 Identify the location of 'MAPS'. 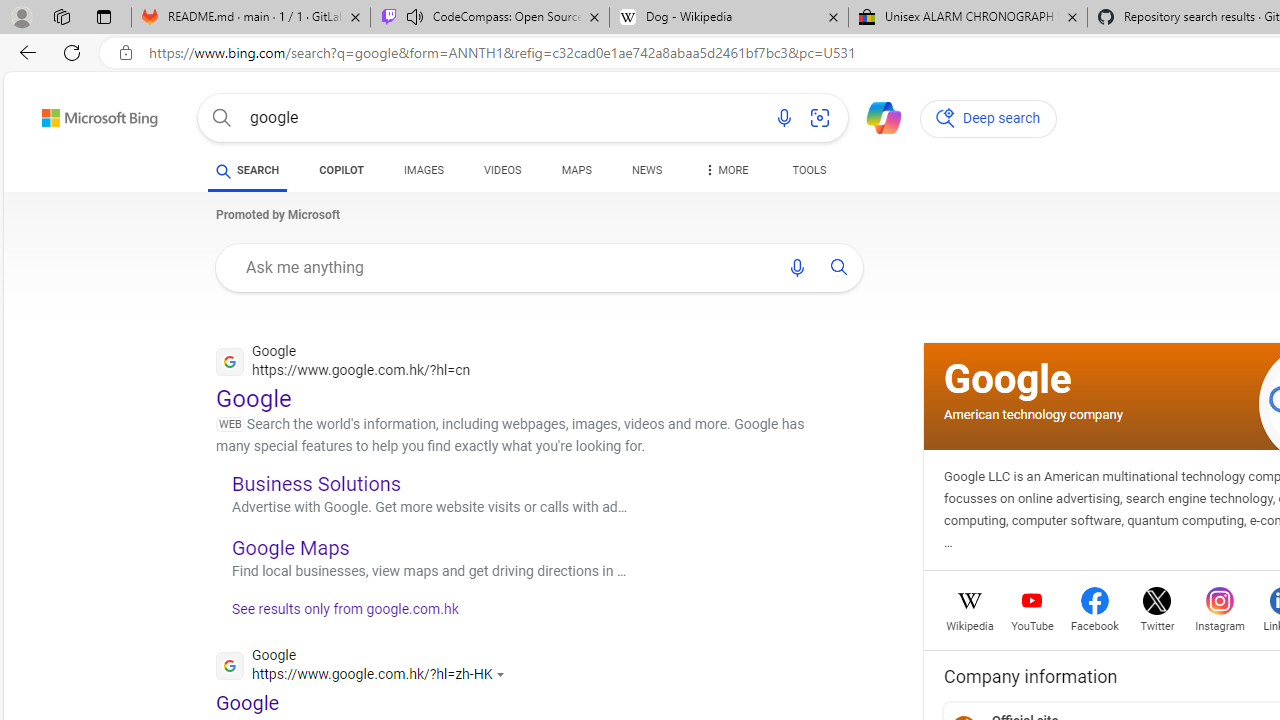
(575, 170).